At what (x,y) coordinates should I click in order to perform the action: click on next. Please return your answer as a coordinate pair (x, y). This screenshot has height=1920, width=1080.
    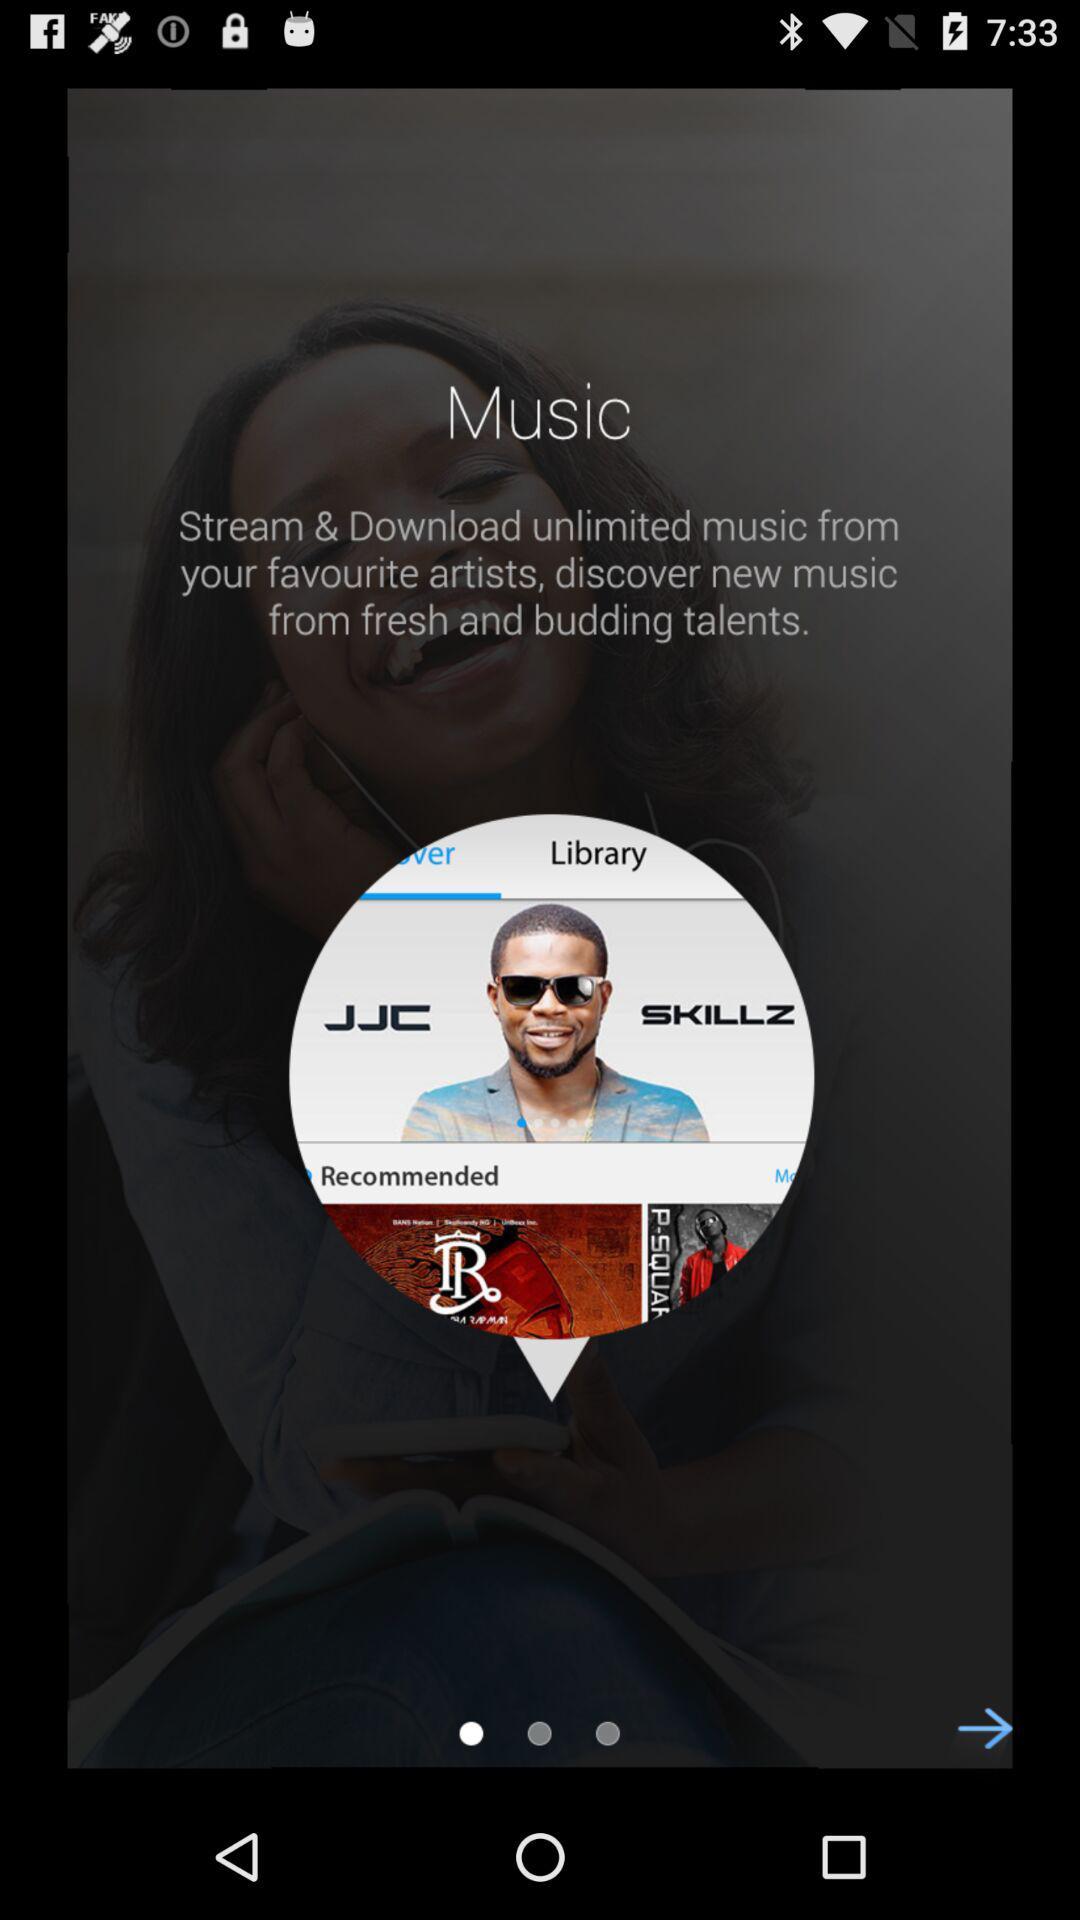
    Looking at the image, I should click on (973, 1745).